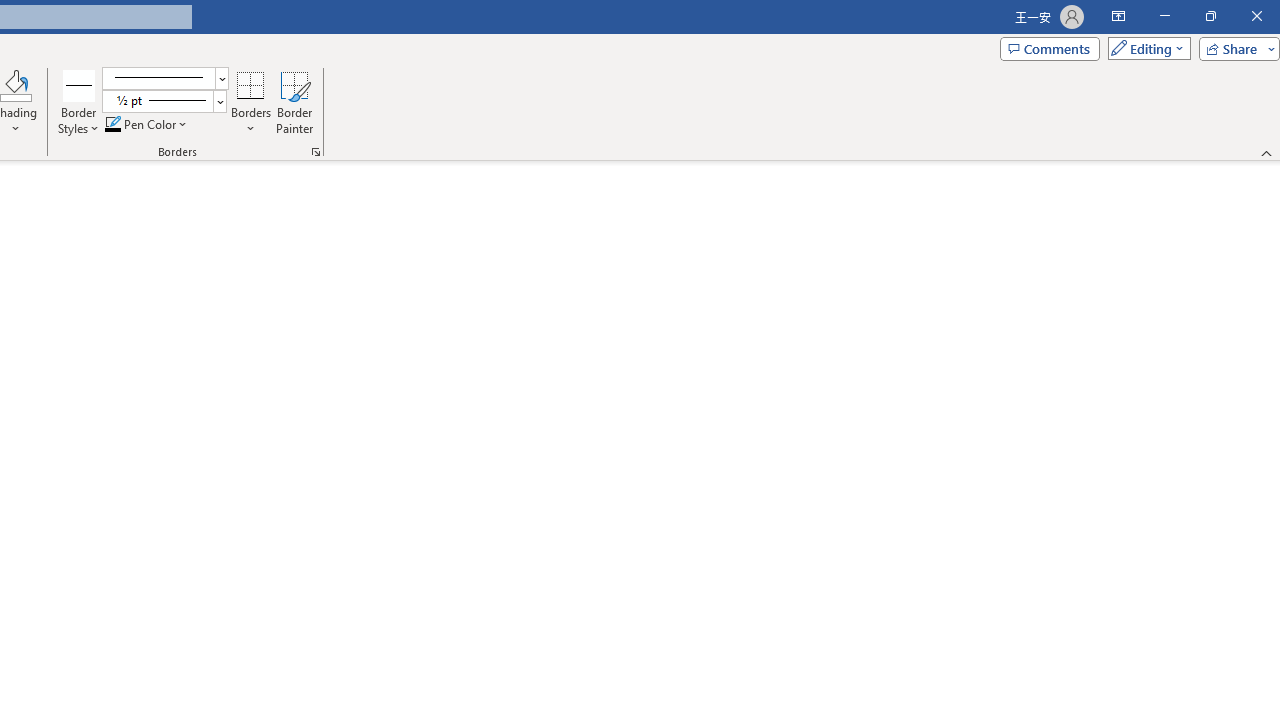  I want to click on 'Border Painter', so click(294, 103).